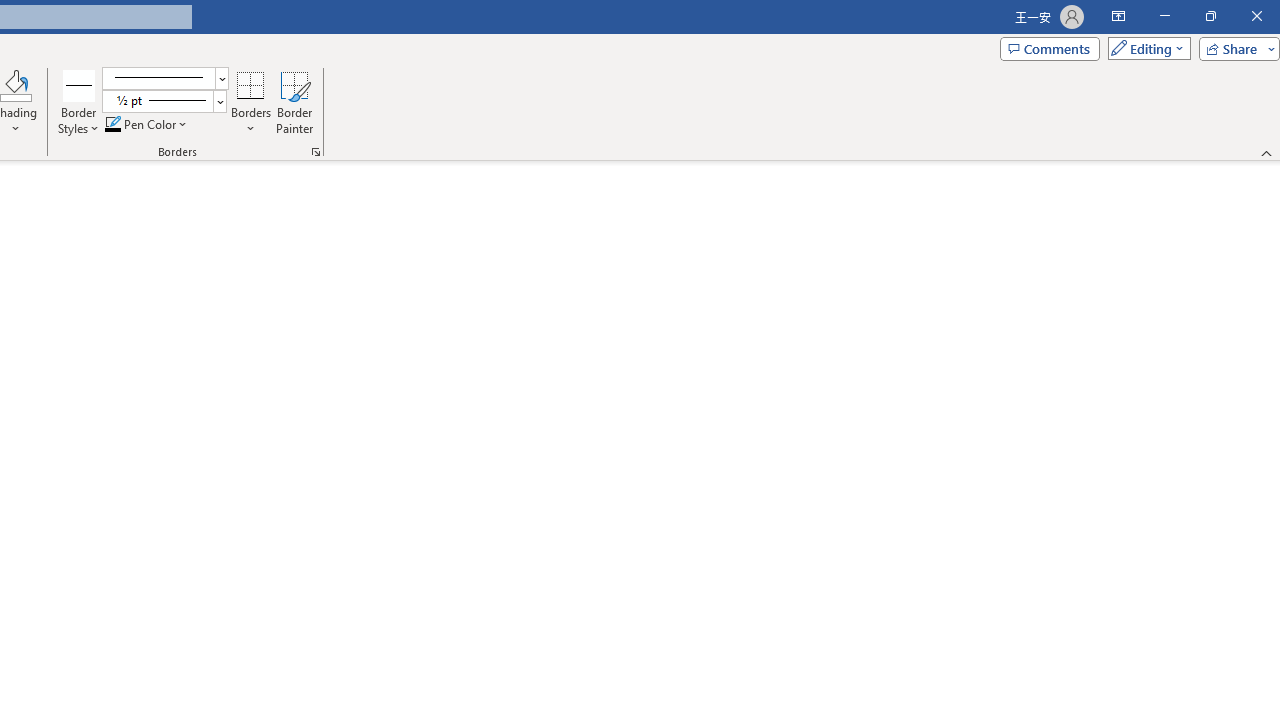  I want to click on 'Border Painter', so click(294, 103).